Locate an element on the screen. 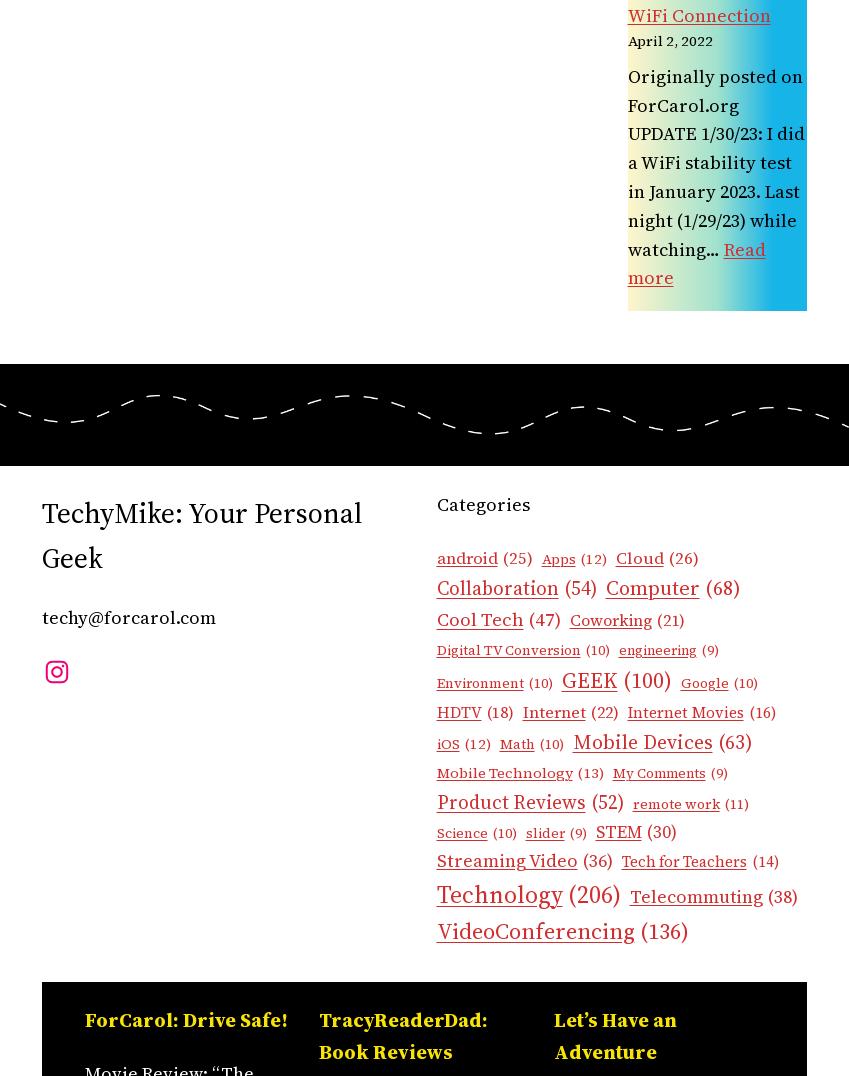  'Read more' is located at coordinates (695, 262).